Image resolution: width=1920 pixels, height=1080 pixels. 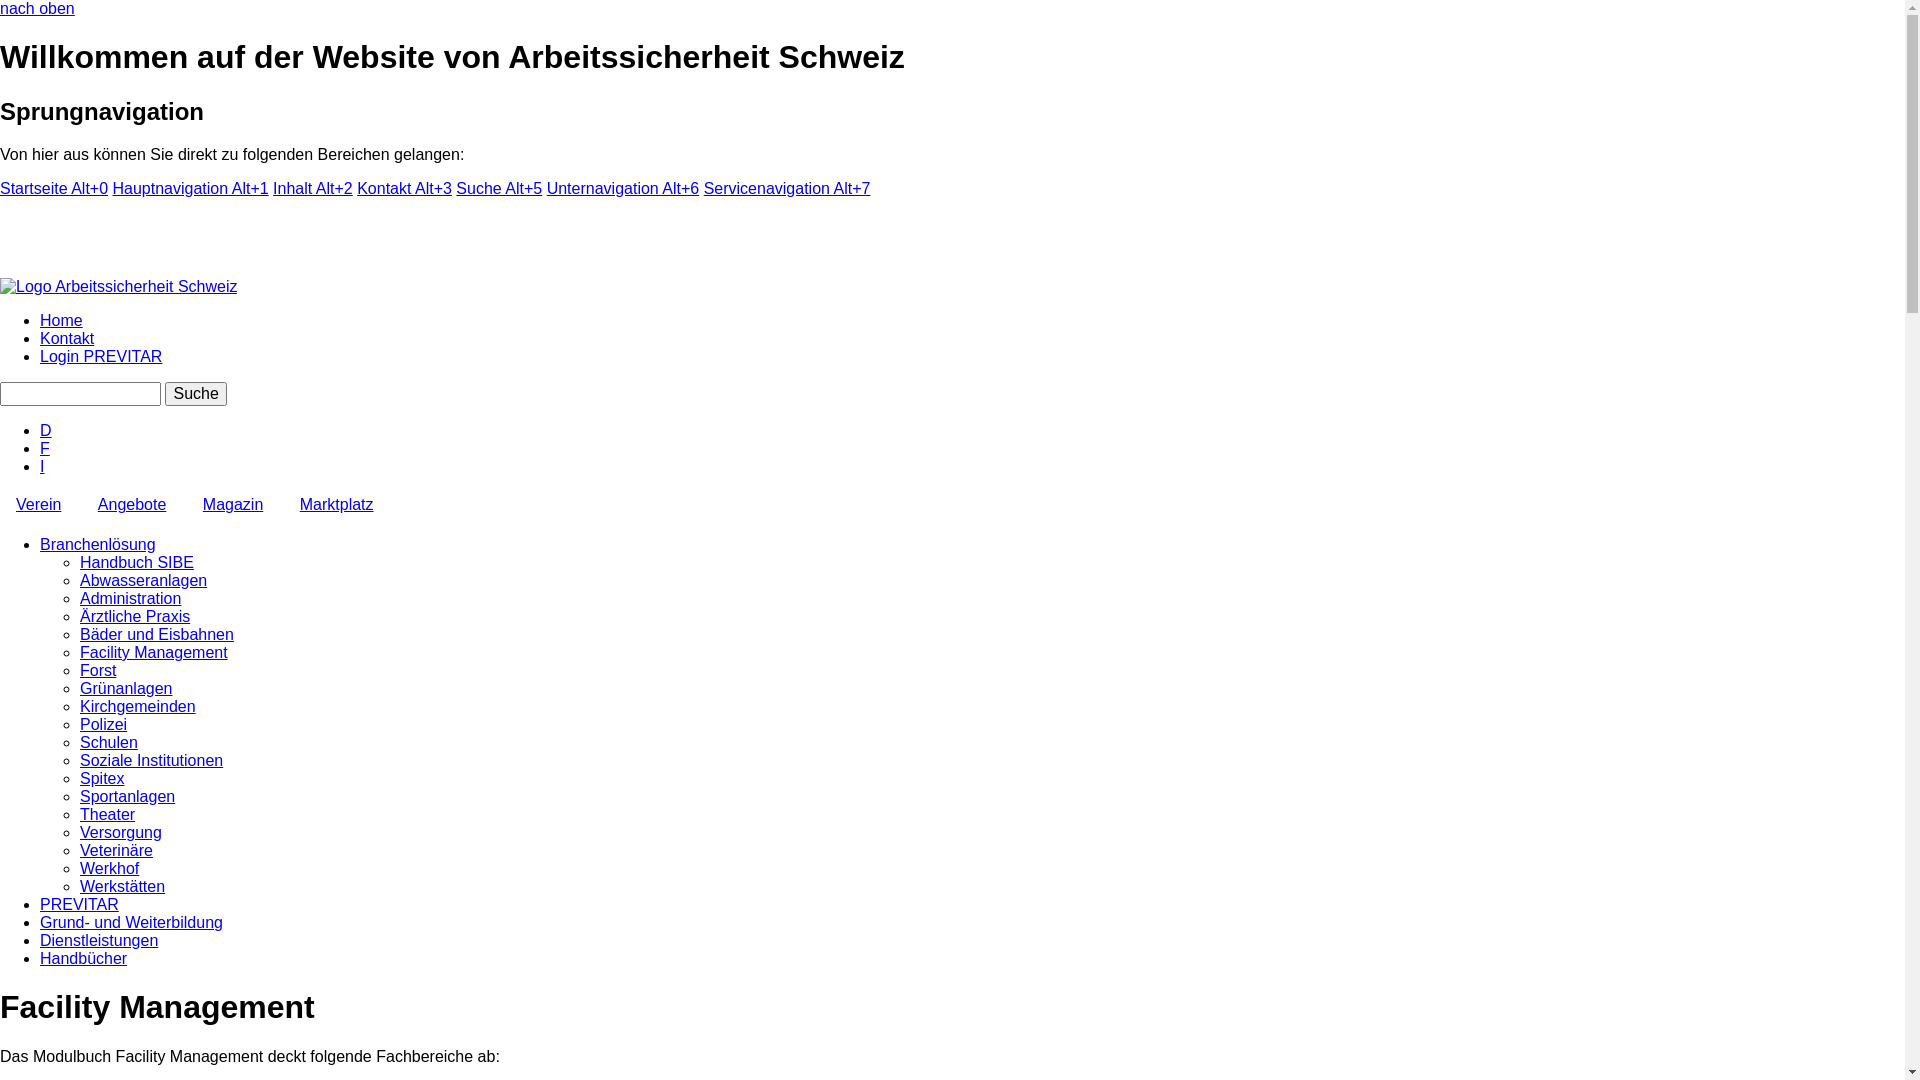 What do you see at coordinates (130, 922) in the screenshot?
I see `'Grund- und Weiterbildung'` at bounding box center [130, 922].